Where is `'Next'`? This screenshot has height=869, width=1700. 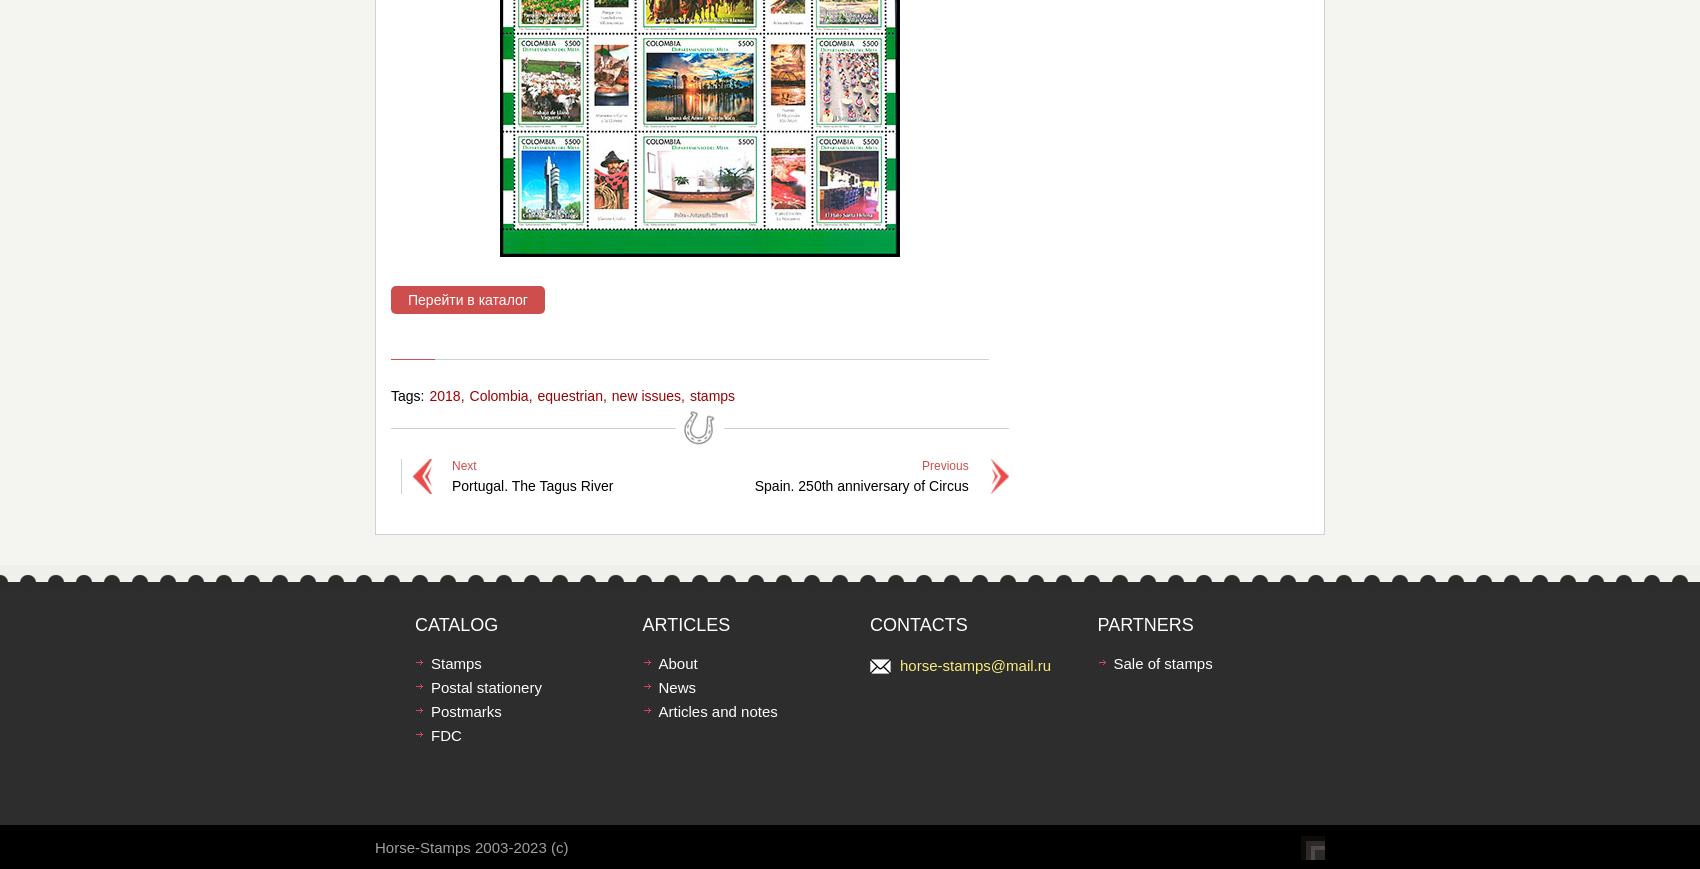
'Next' is located at coordinates (463, 465).